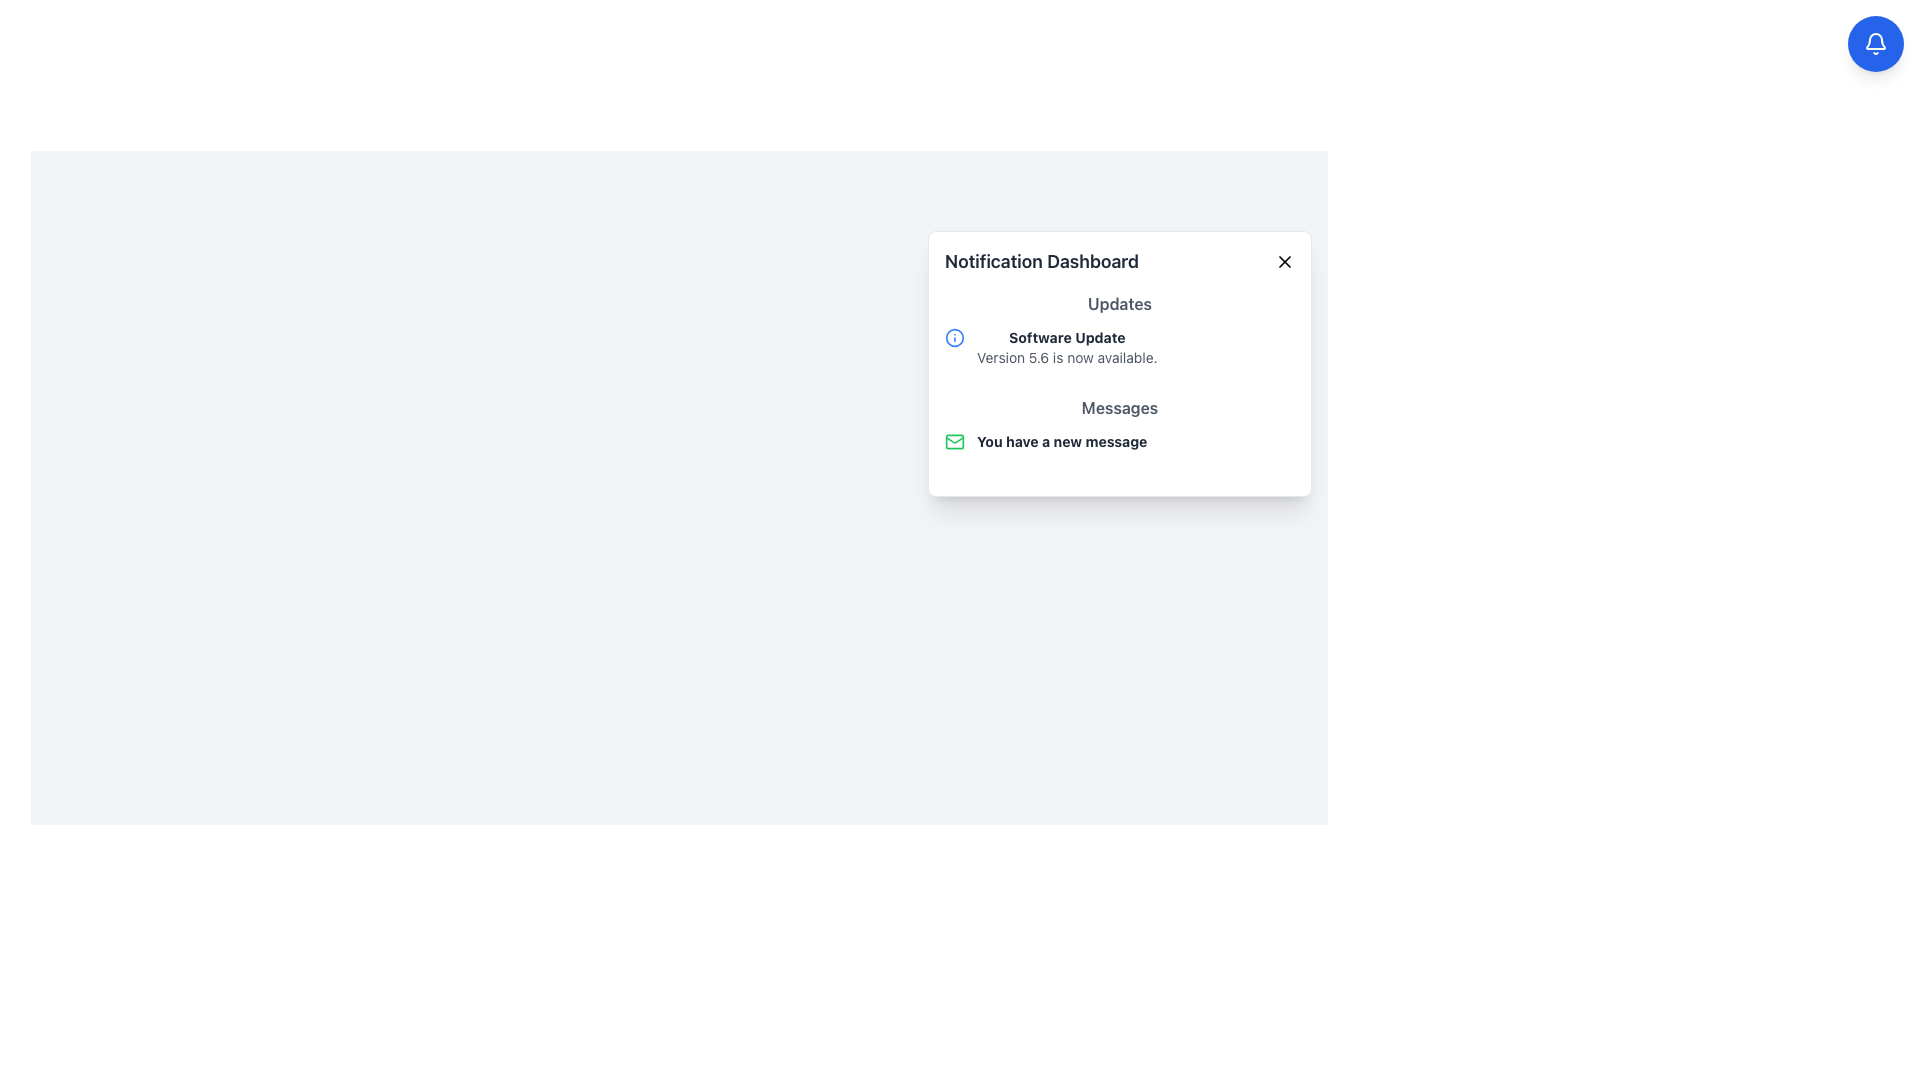 The image size is (1920, 1080). What do you see at coordinates (1118, 334) in the screenshot?
I see `the notification component titled 'Updates' with the subheading 'Software Update' indicating 'Version 5.6 is now available.'` at bounding box center [1118, 334].